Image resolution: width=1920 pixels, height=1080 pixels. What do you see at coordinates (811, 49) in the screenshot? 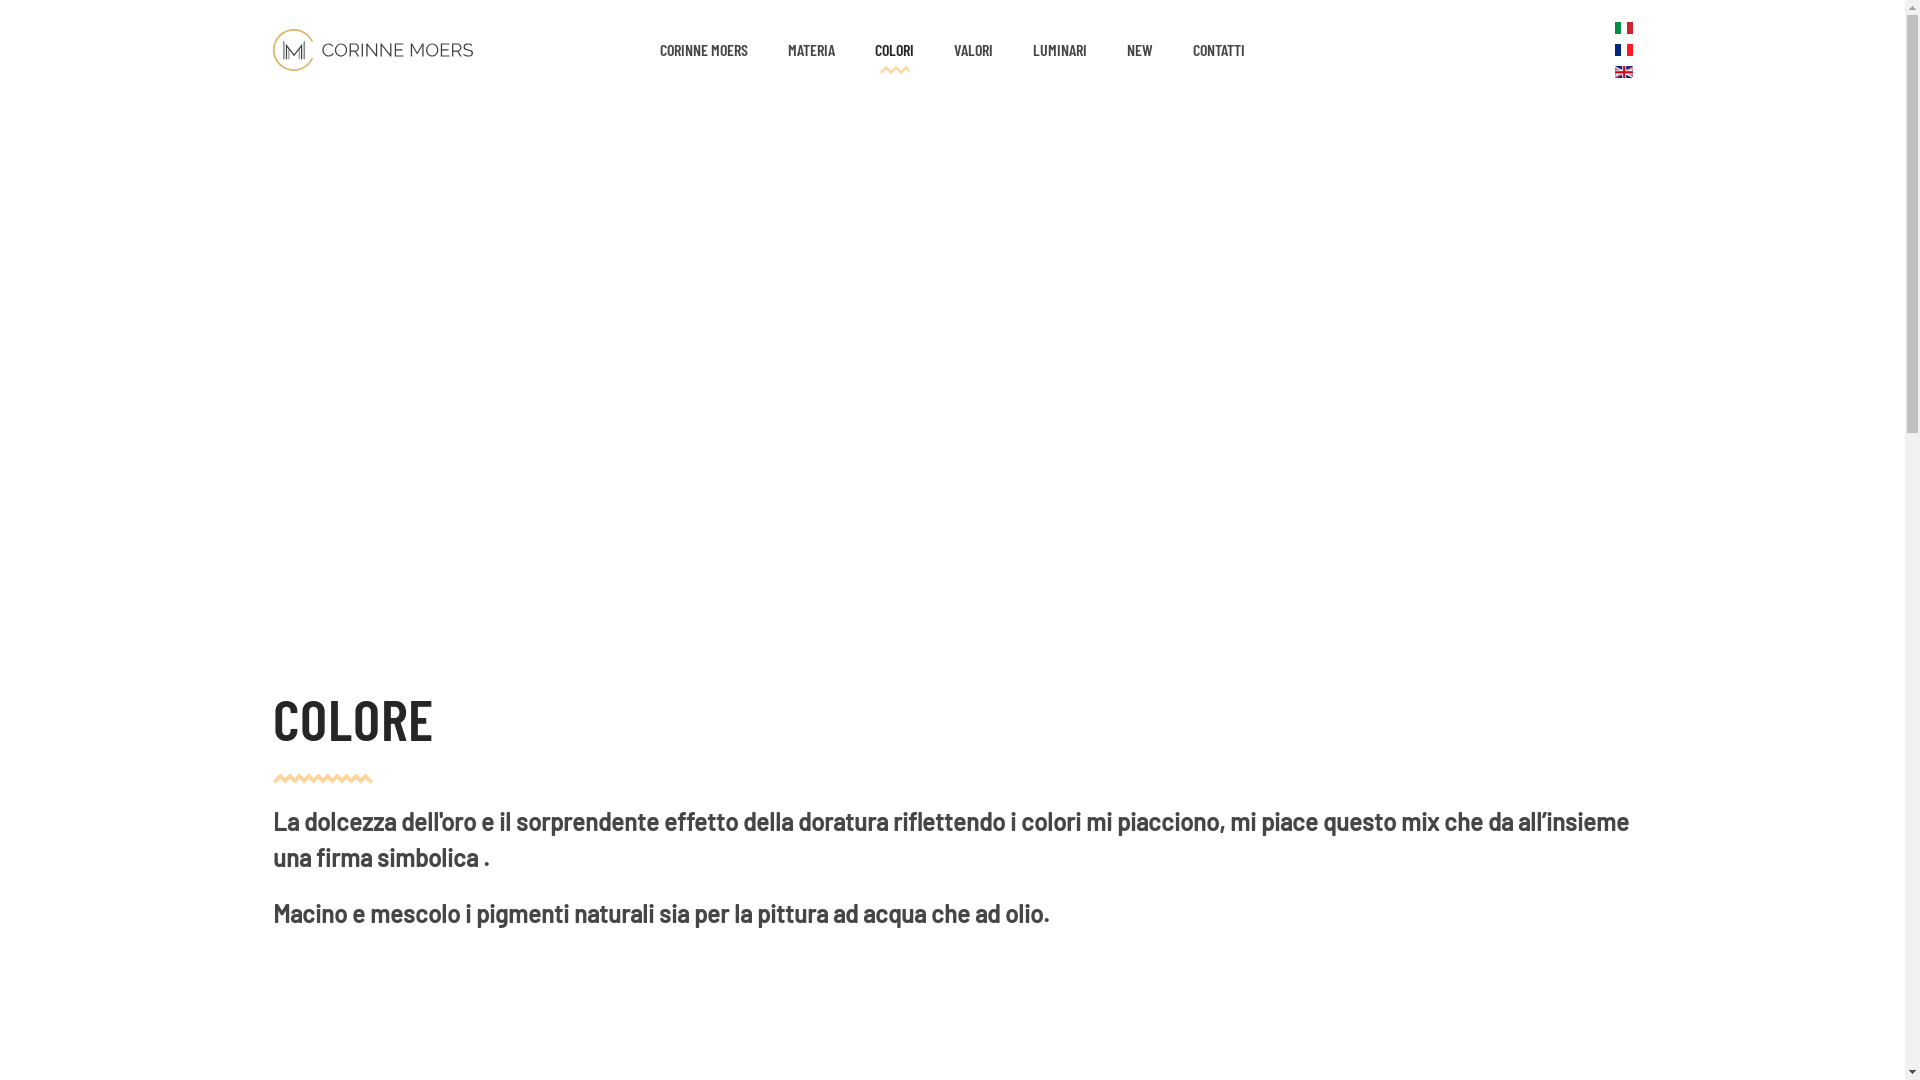
I see `'MATERIA'` at bounding box center [811, 49].